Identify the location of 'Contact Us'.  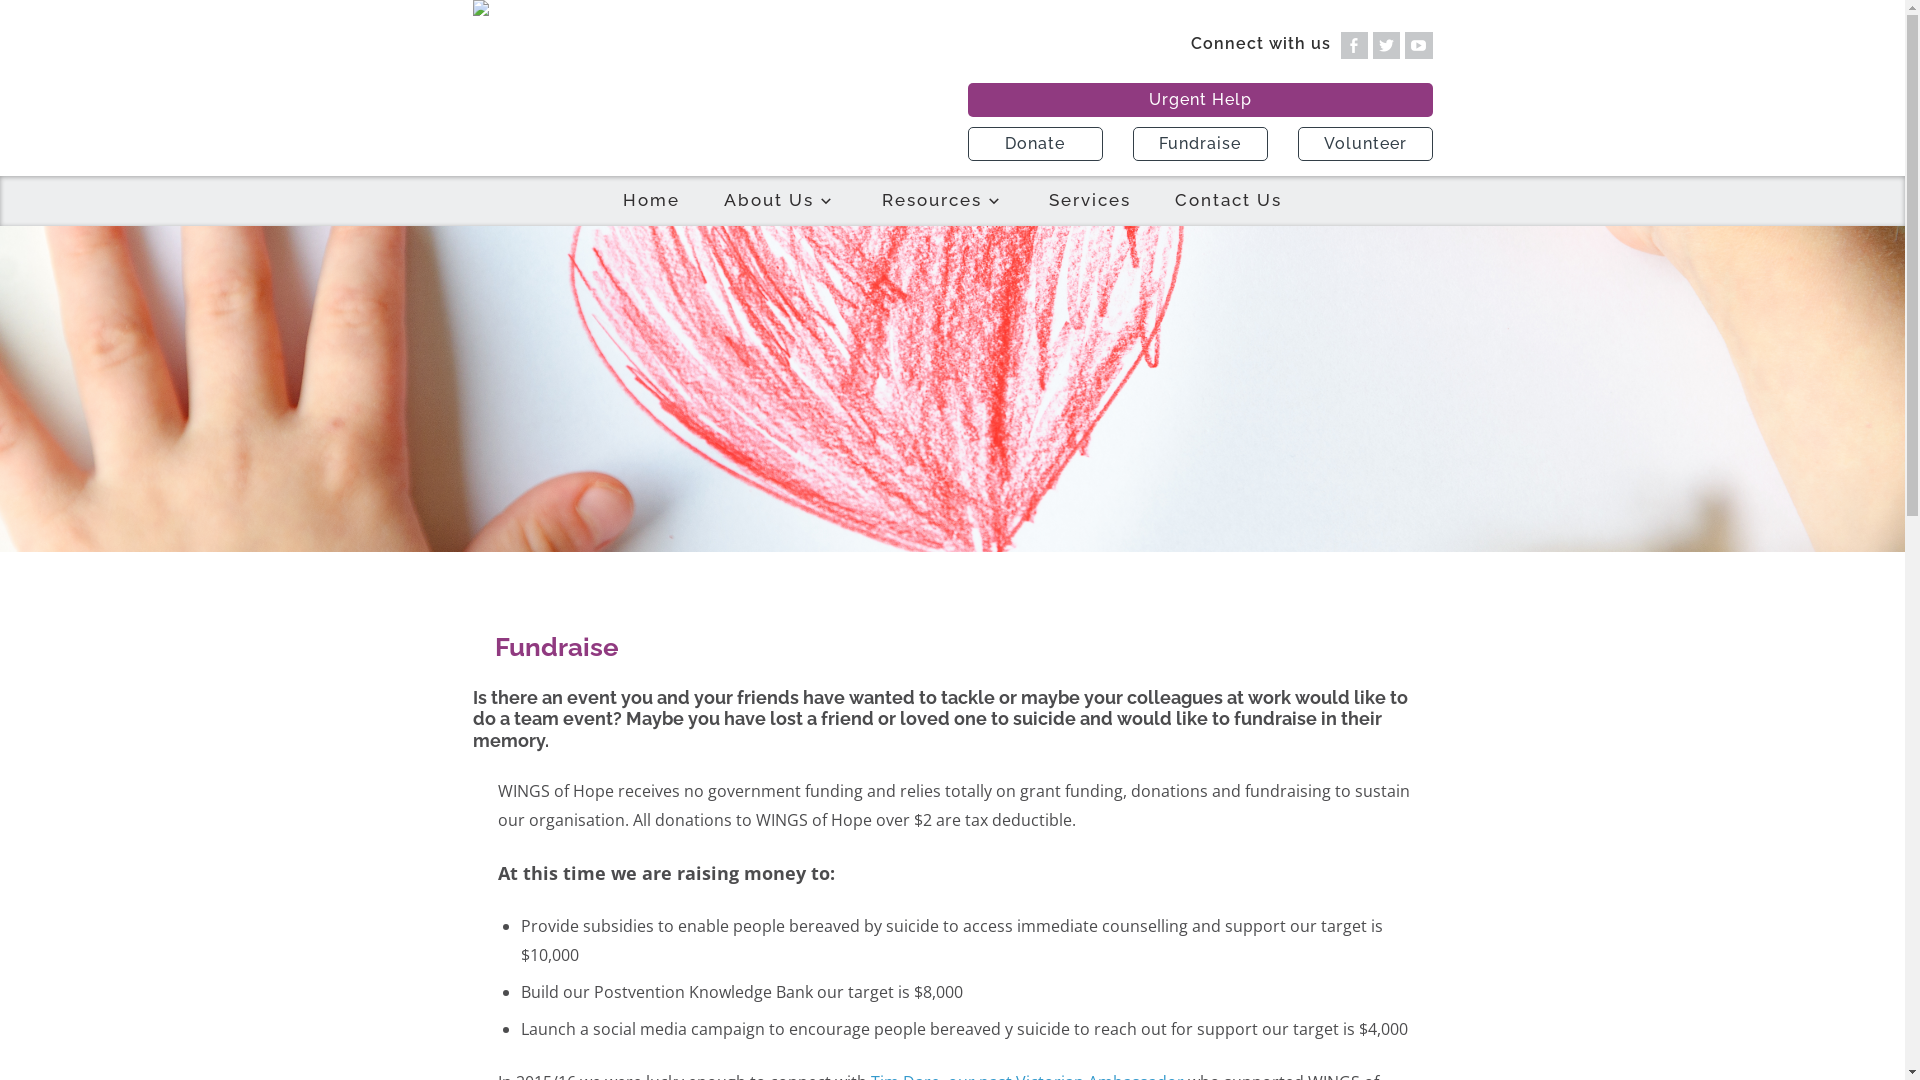
(1175, 200).